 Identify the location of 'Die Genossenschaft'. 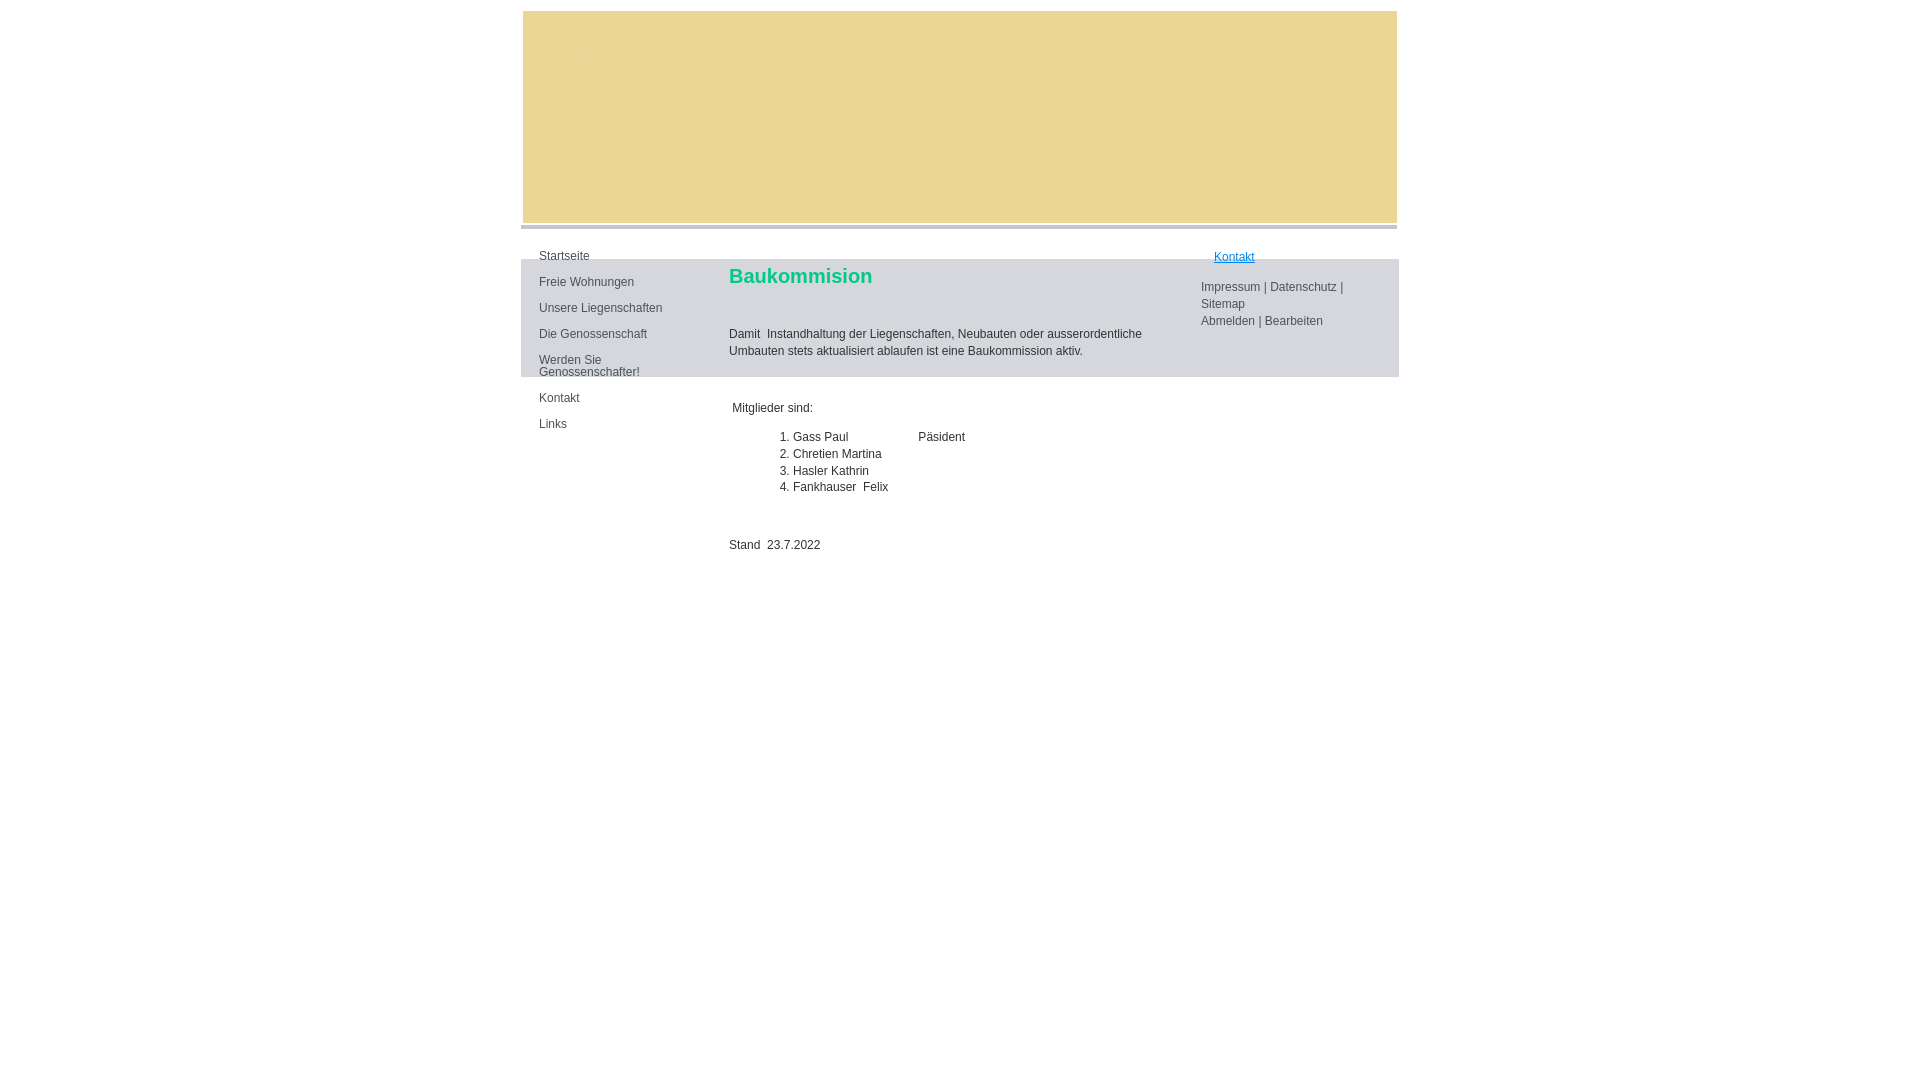
(615, 334).